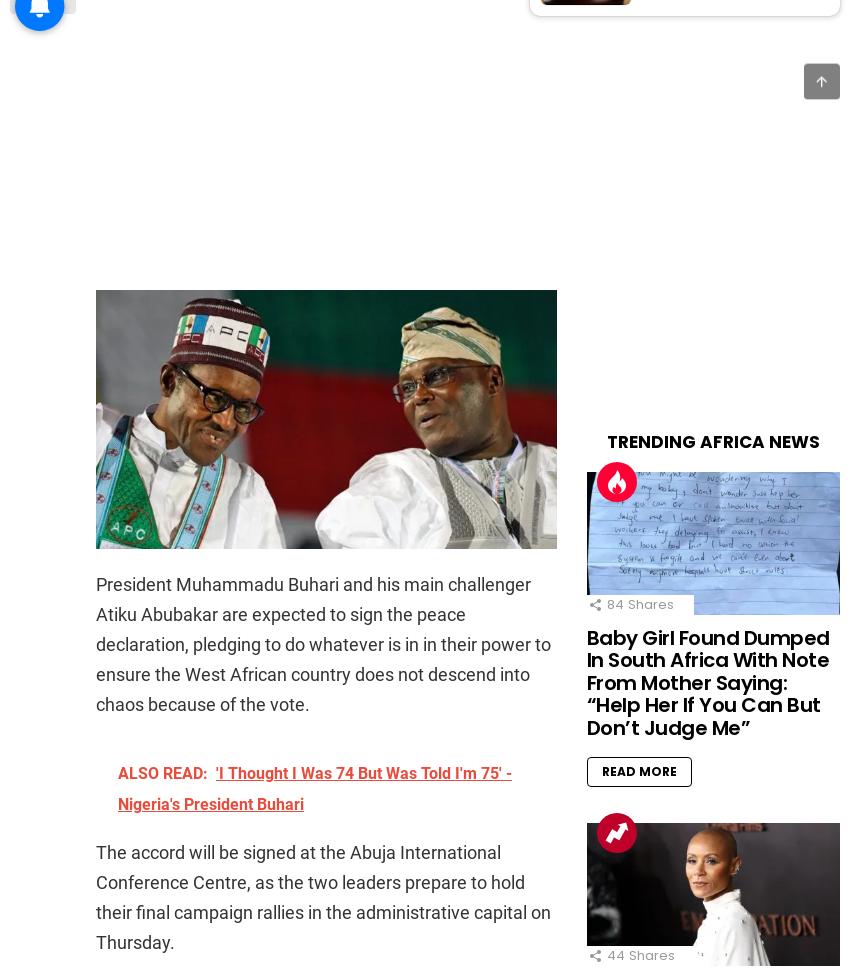 The width and height of the screenshot is (850, 977). I want to click on '84', so click(604, 602).